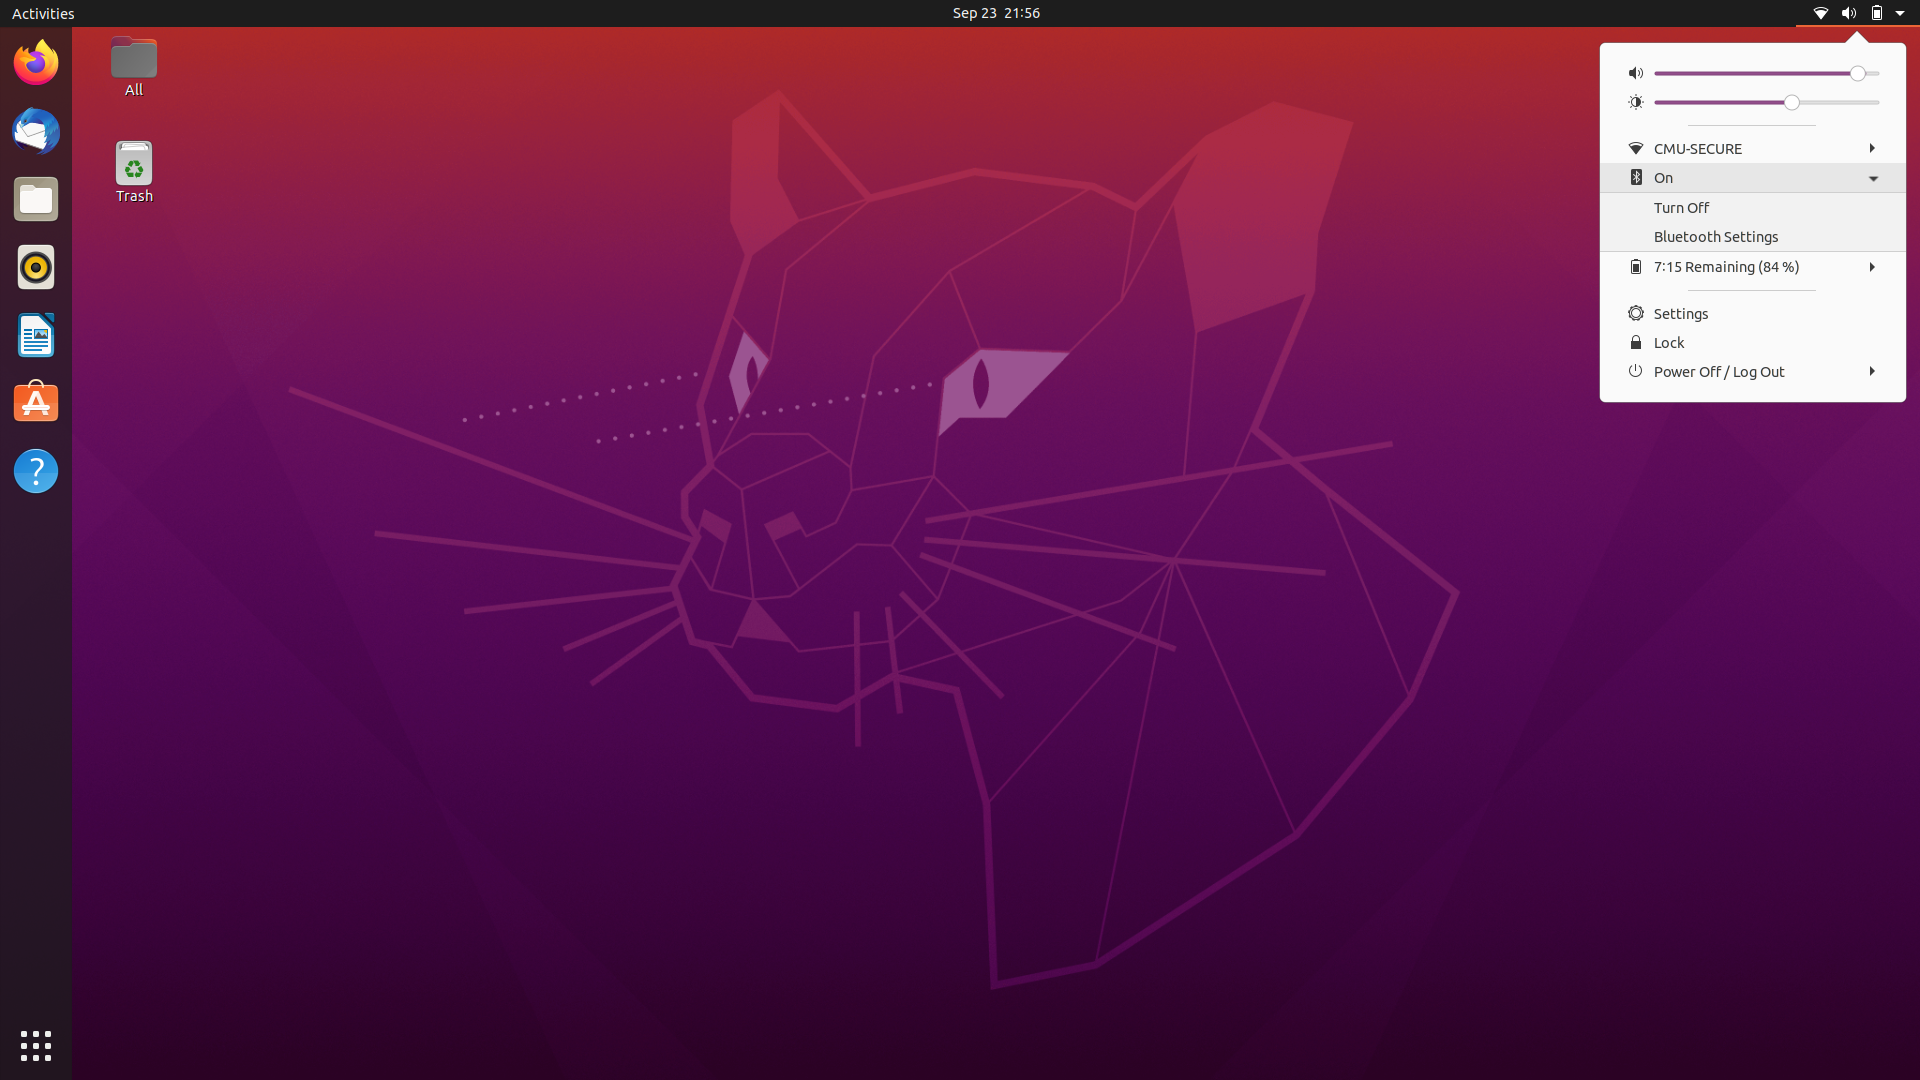  What do you see at coordinates (3564480, 14580) in the screenshot?
I see `Amplify sound volume` at bounding box center [3564480, 14580].